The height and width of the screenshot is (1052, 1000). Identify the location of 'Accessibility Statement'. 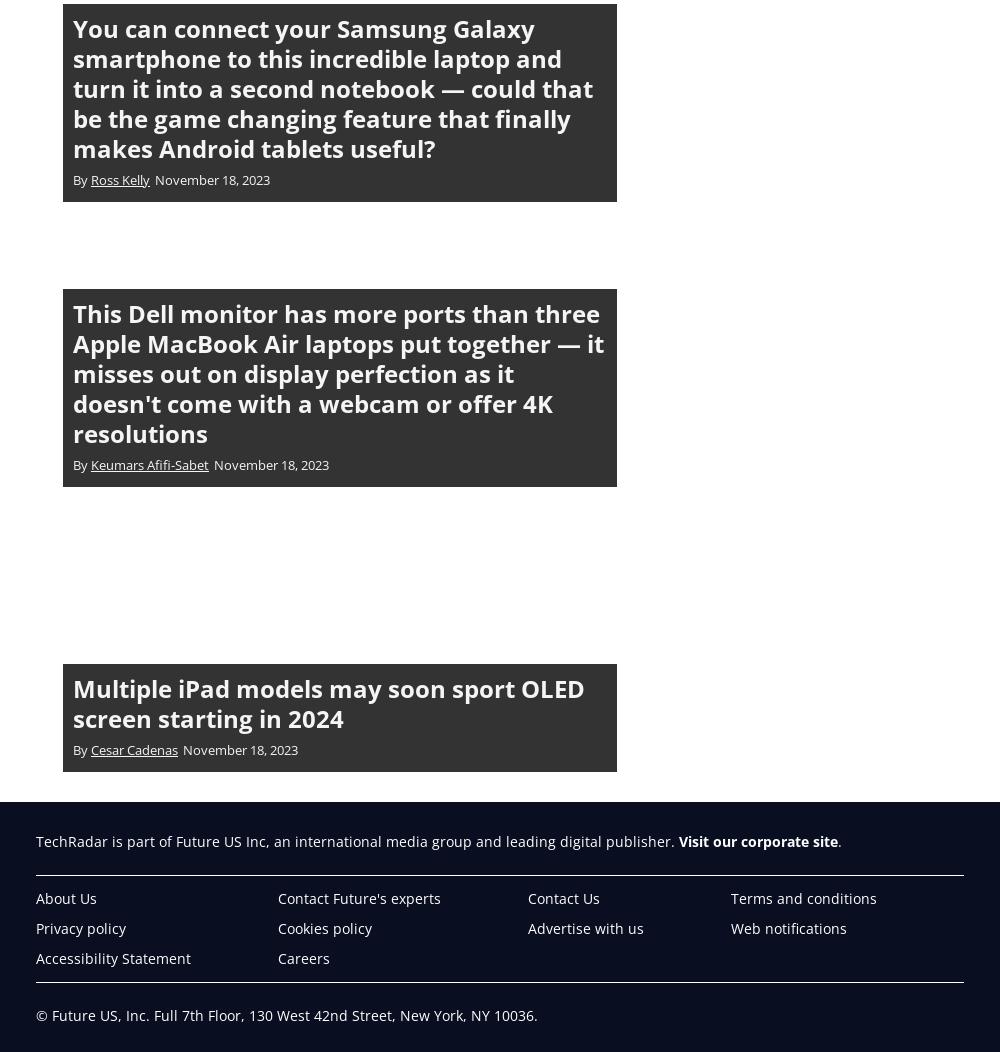
(36, 956).